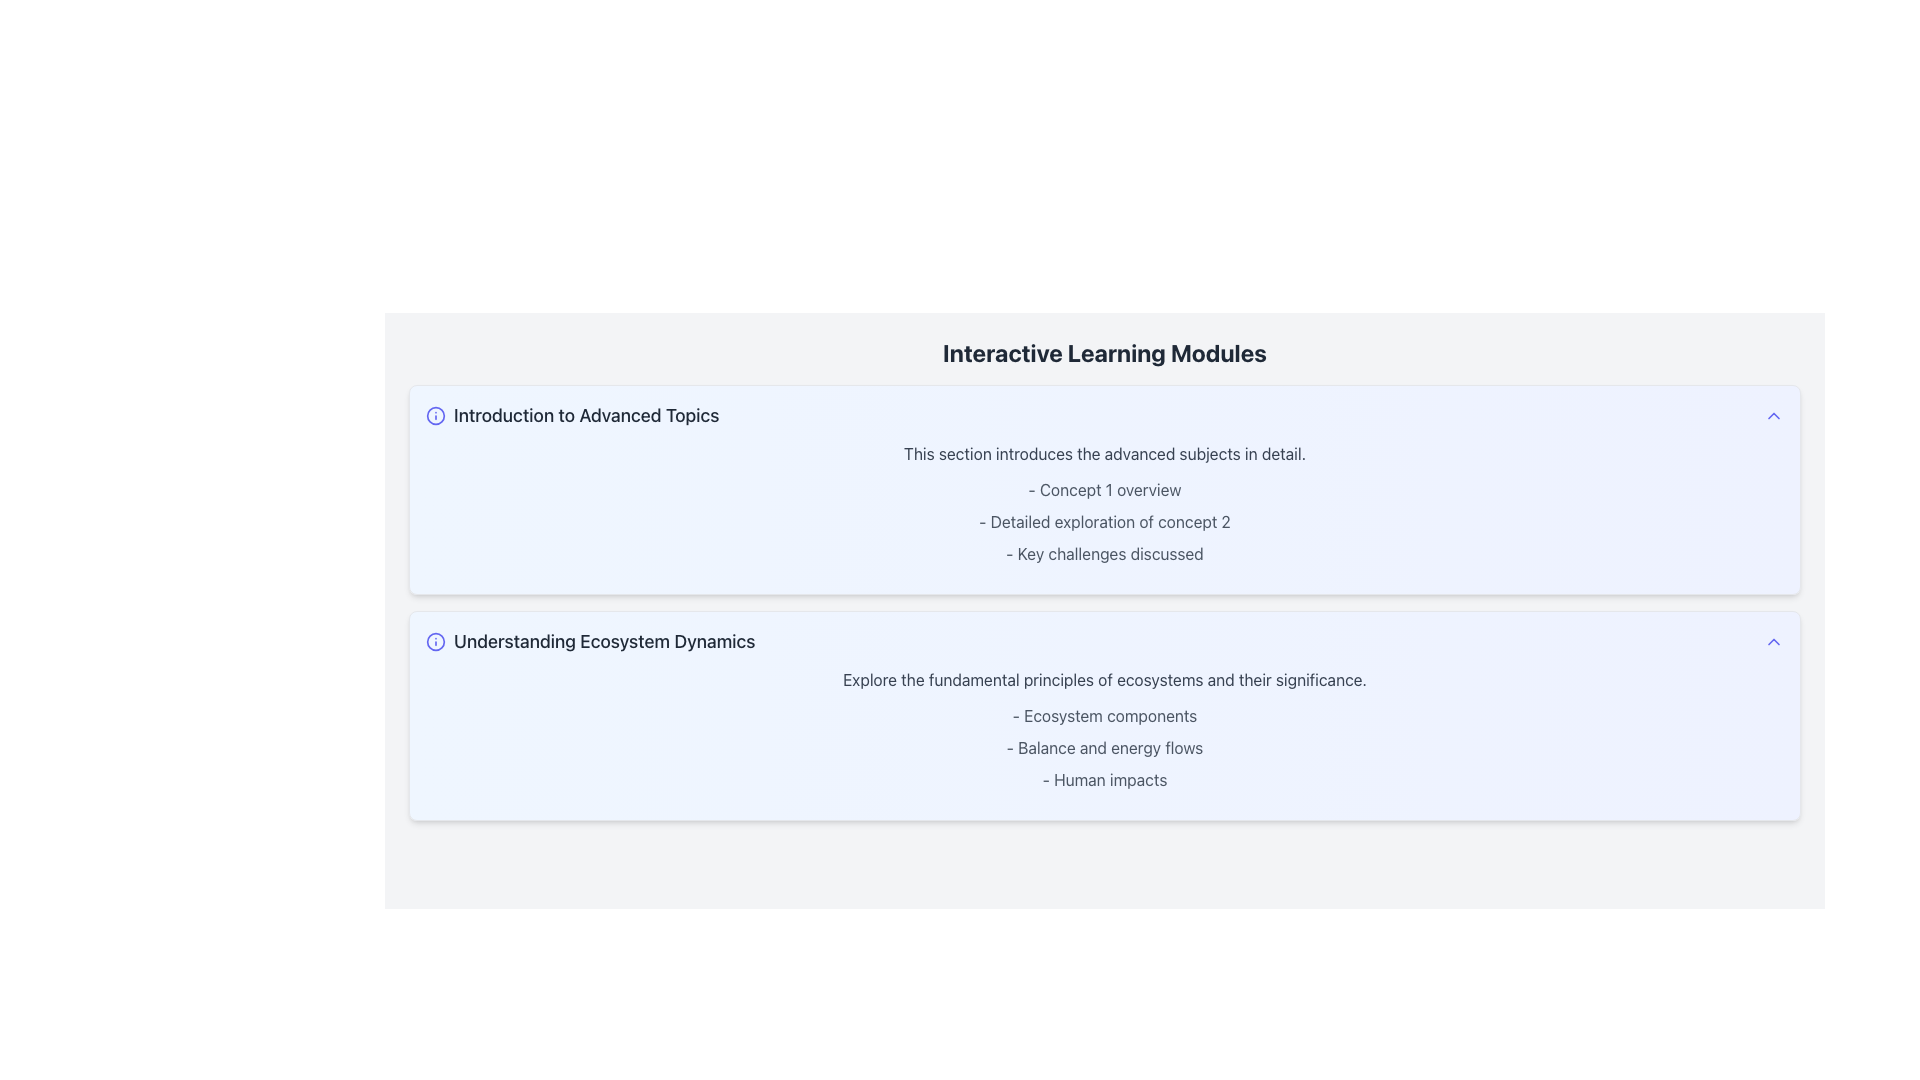 The width and height of the screenshot is (1920, 1080). What do you see at coordinates (1103, 554) in the screenshot?
I see `the text label displaying '- Key challenges discussed' in gray font, which is the third item in the bulleted list under 'Introduction to Advanced Topics.'` at bounding box center [1103, 554].